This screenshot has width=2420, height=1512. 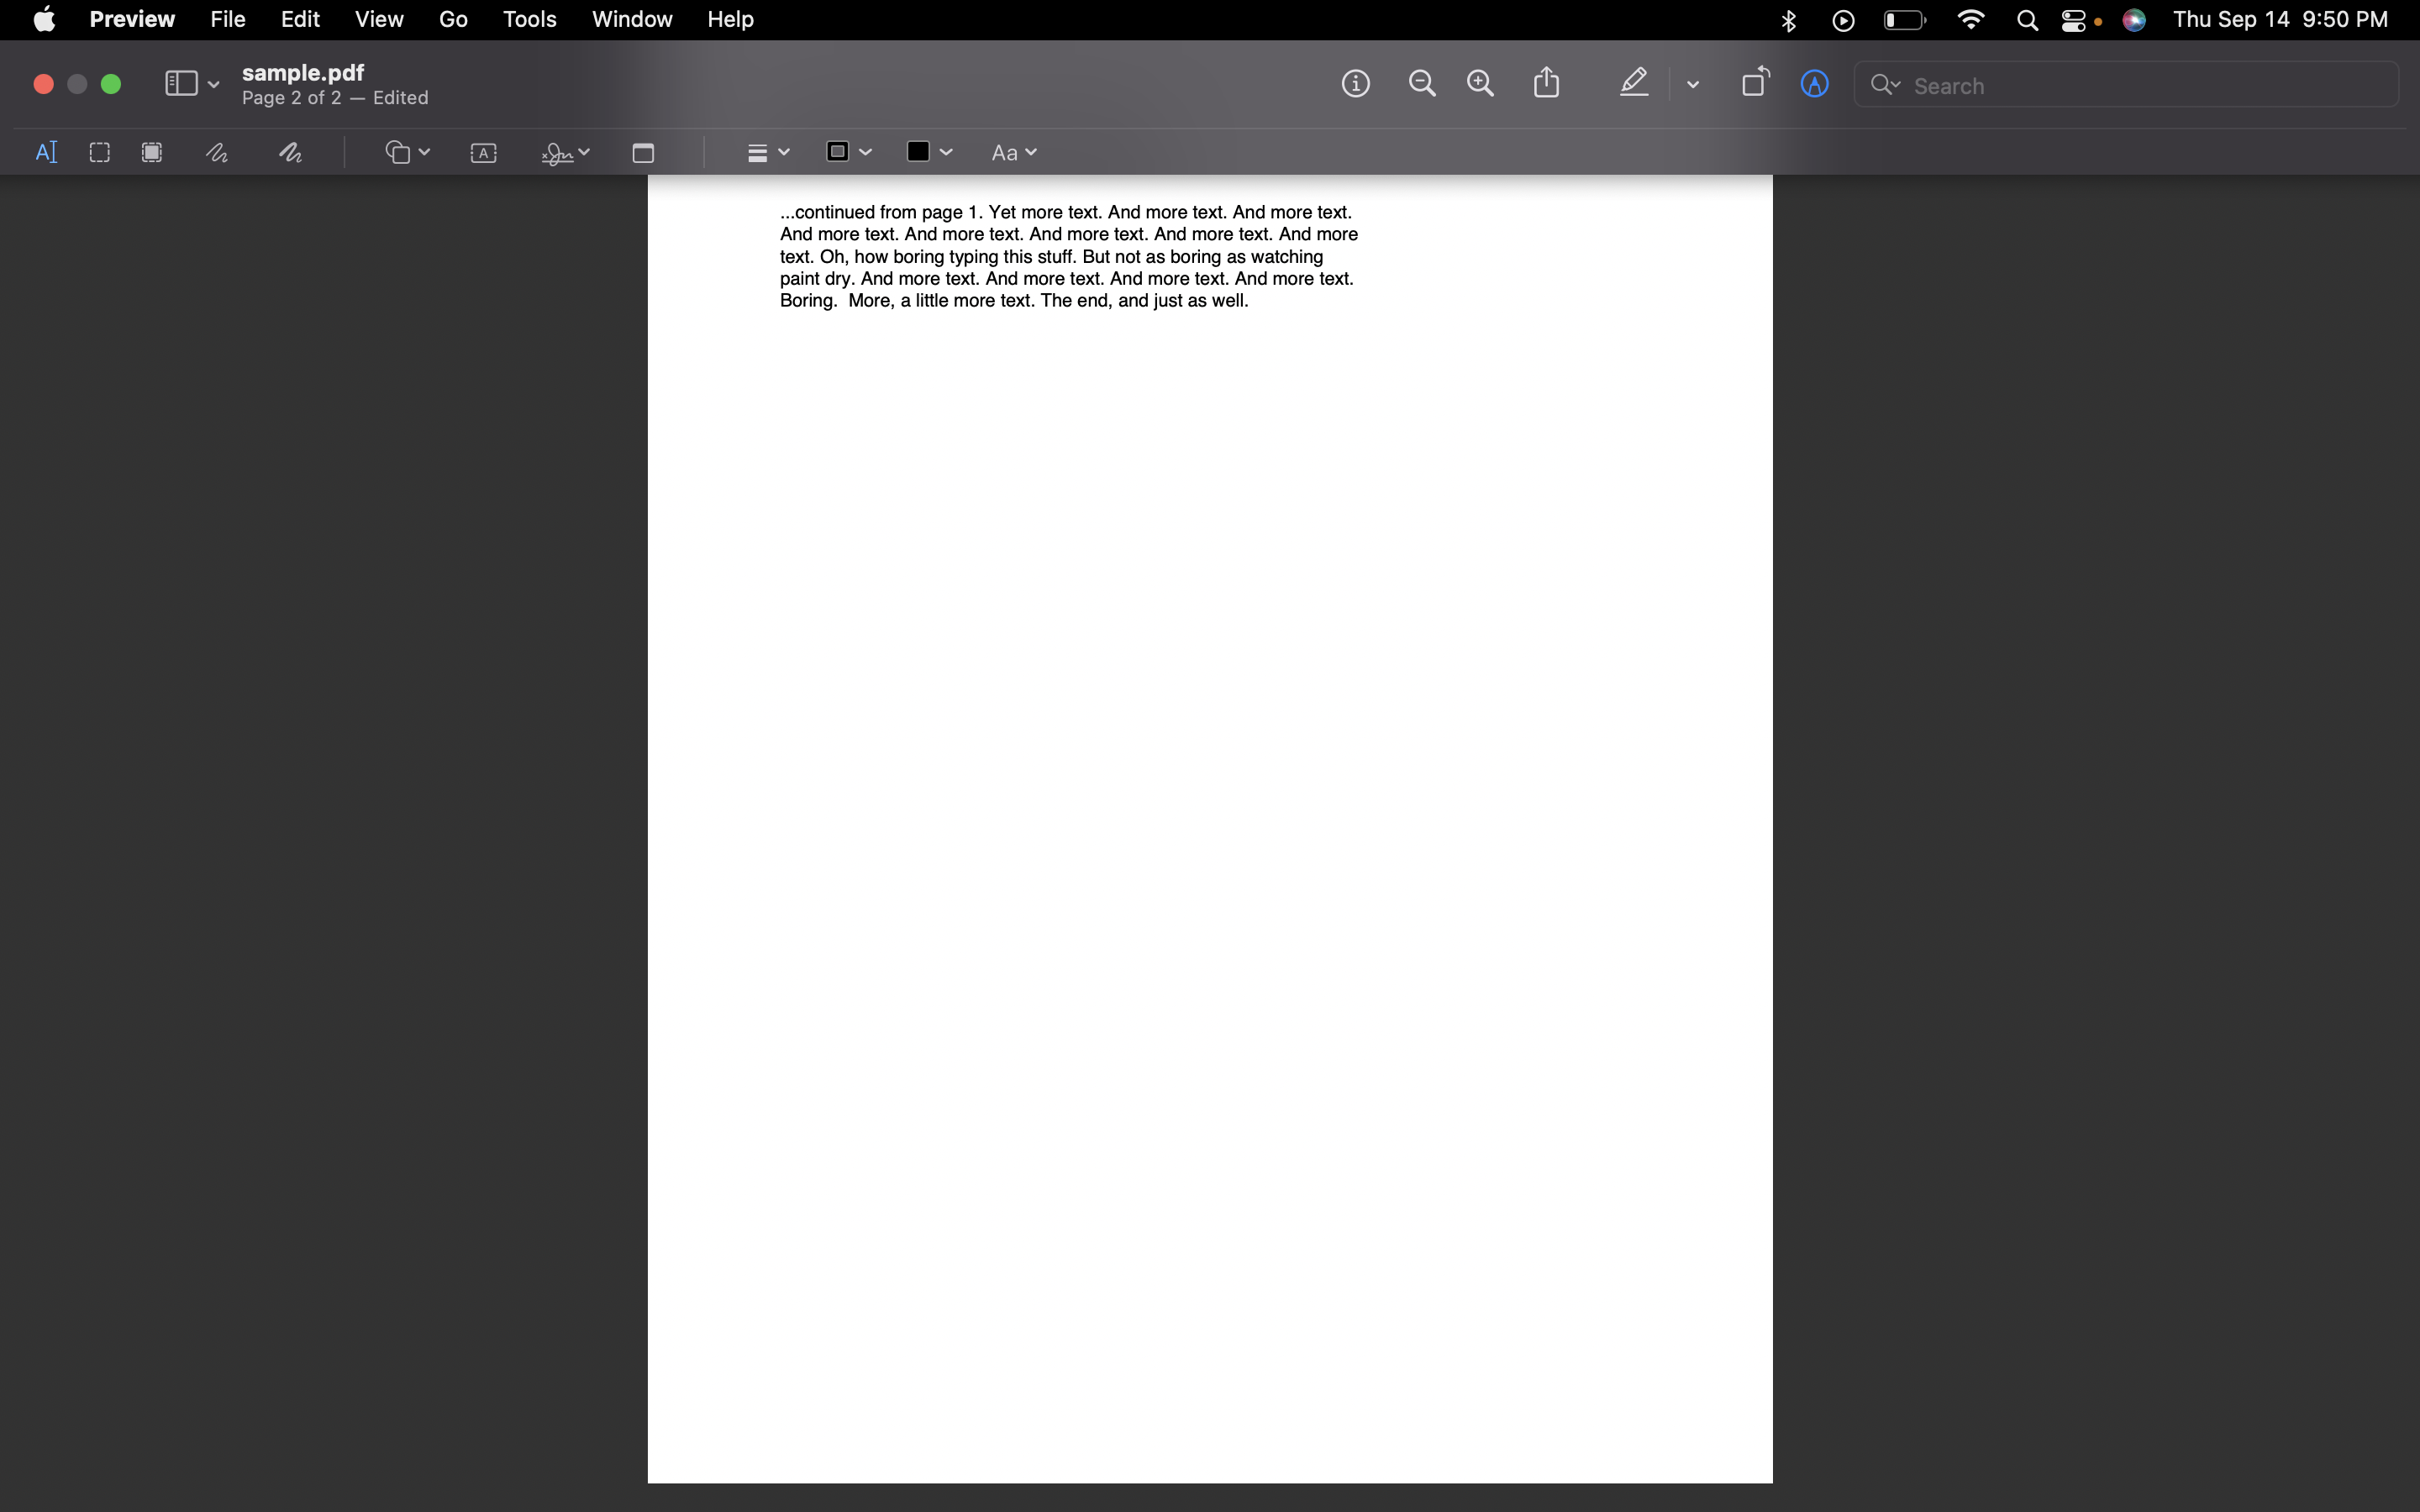 What do you see at coordinates (98, 153) in the screenshot?
I see `Opt for the rectangular select tool` at bounding box center [98, 153].